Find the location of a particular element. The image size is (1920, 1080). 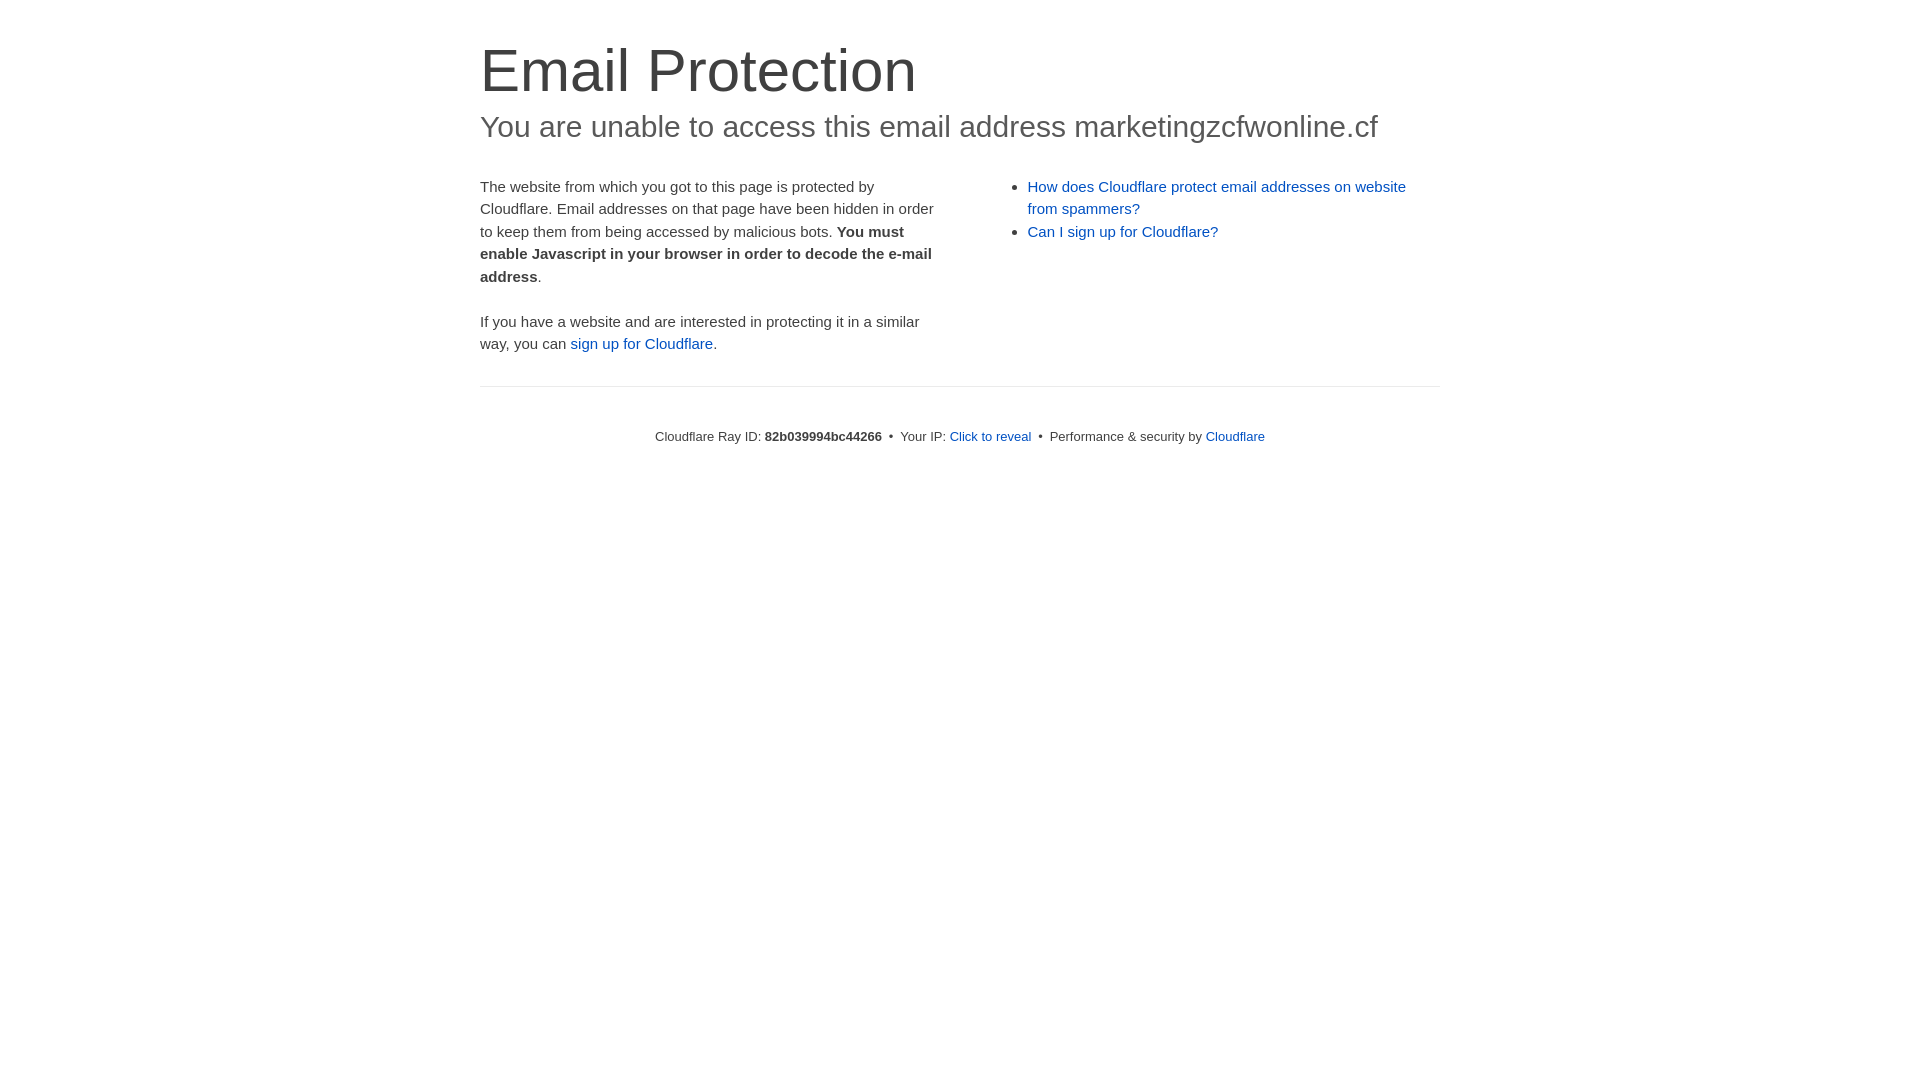

'Cloudflare' is located at coordinates (1234, 435).